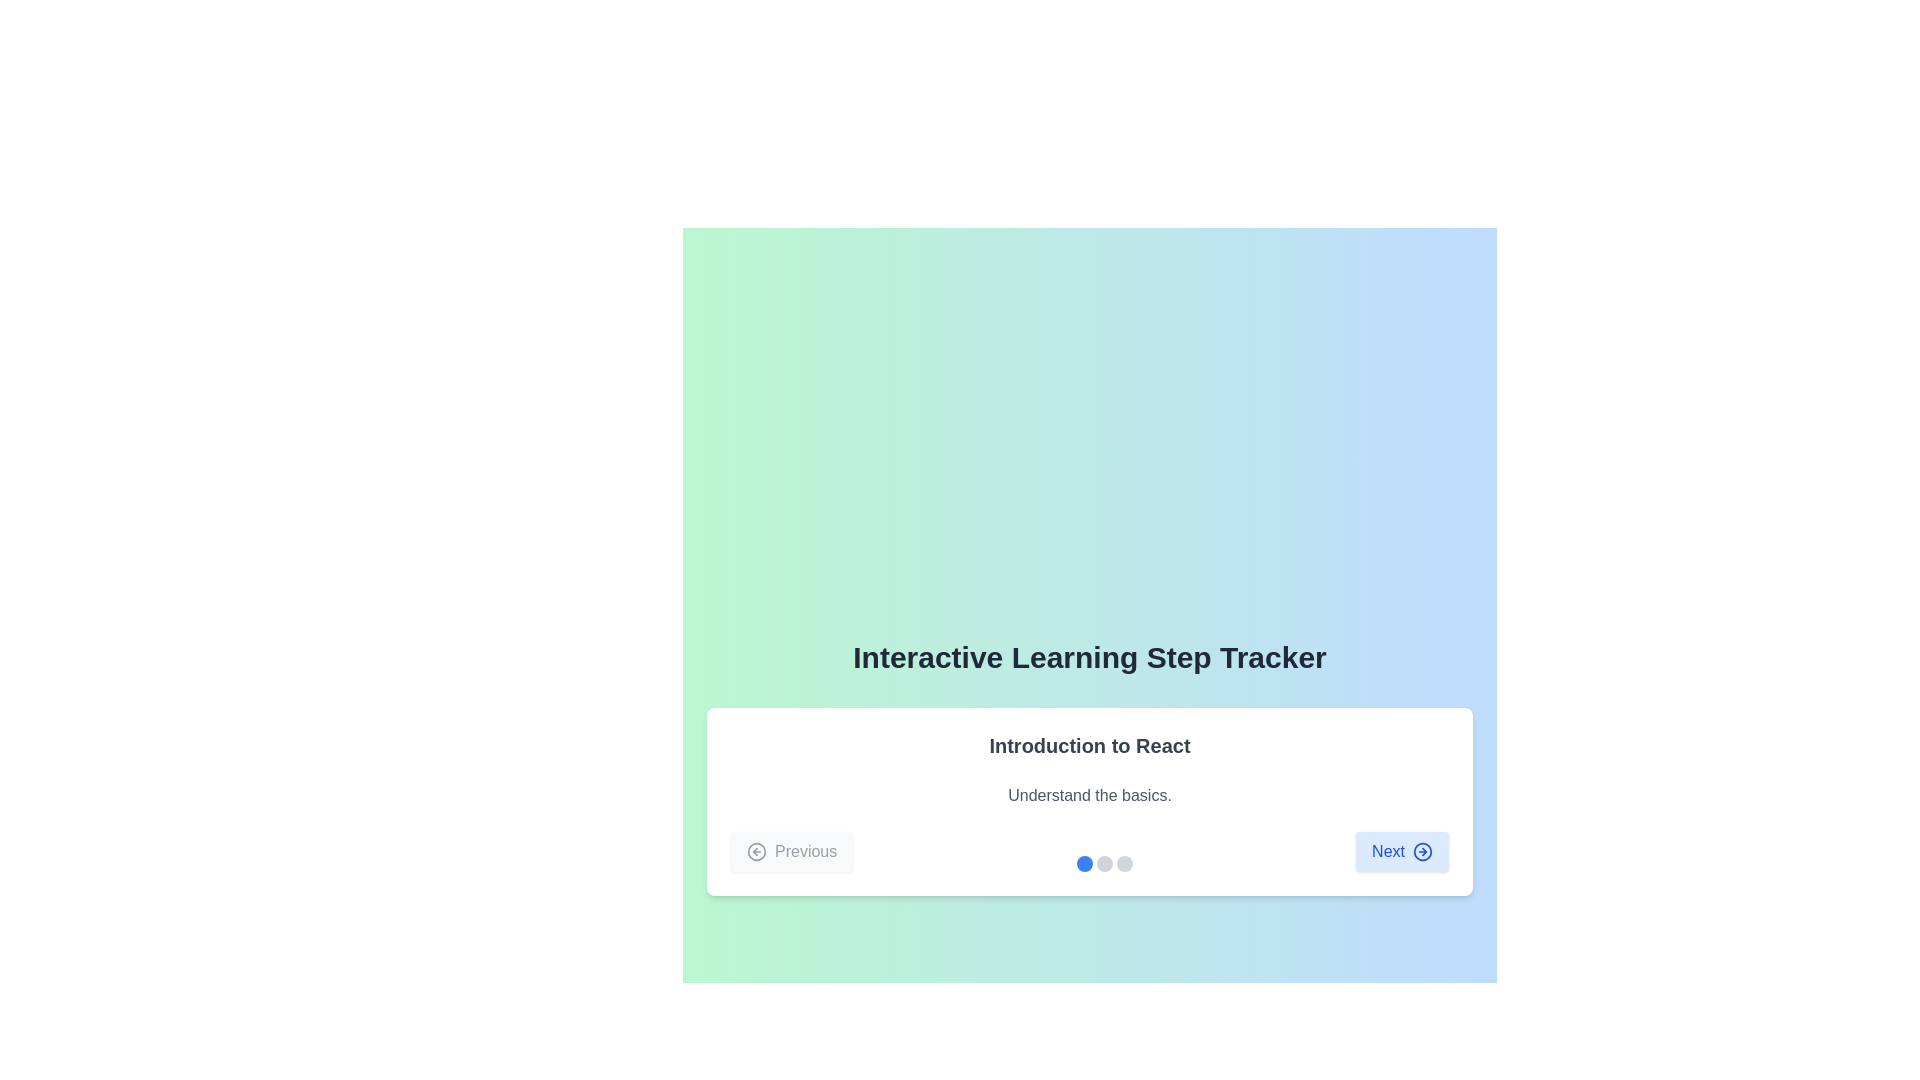 This screenshot has height=1080, width=1920. What do you see at coordinates (1088, 794) in the screenshot?
I see `the text label that reads 'Understand the basics.' which is styled in light gray and positioned below the heading 'Introduction to React'` at bounding box center [1088, 794].